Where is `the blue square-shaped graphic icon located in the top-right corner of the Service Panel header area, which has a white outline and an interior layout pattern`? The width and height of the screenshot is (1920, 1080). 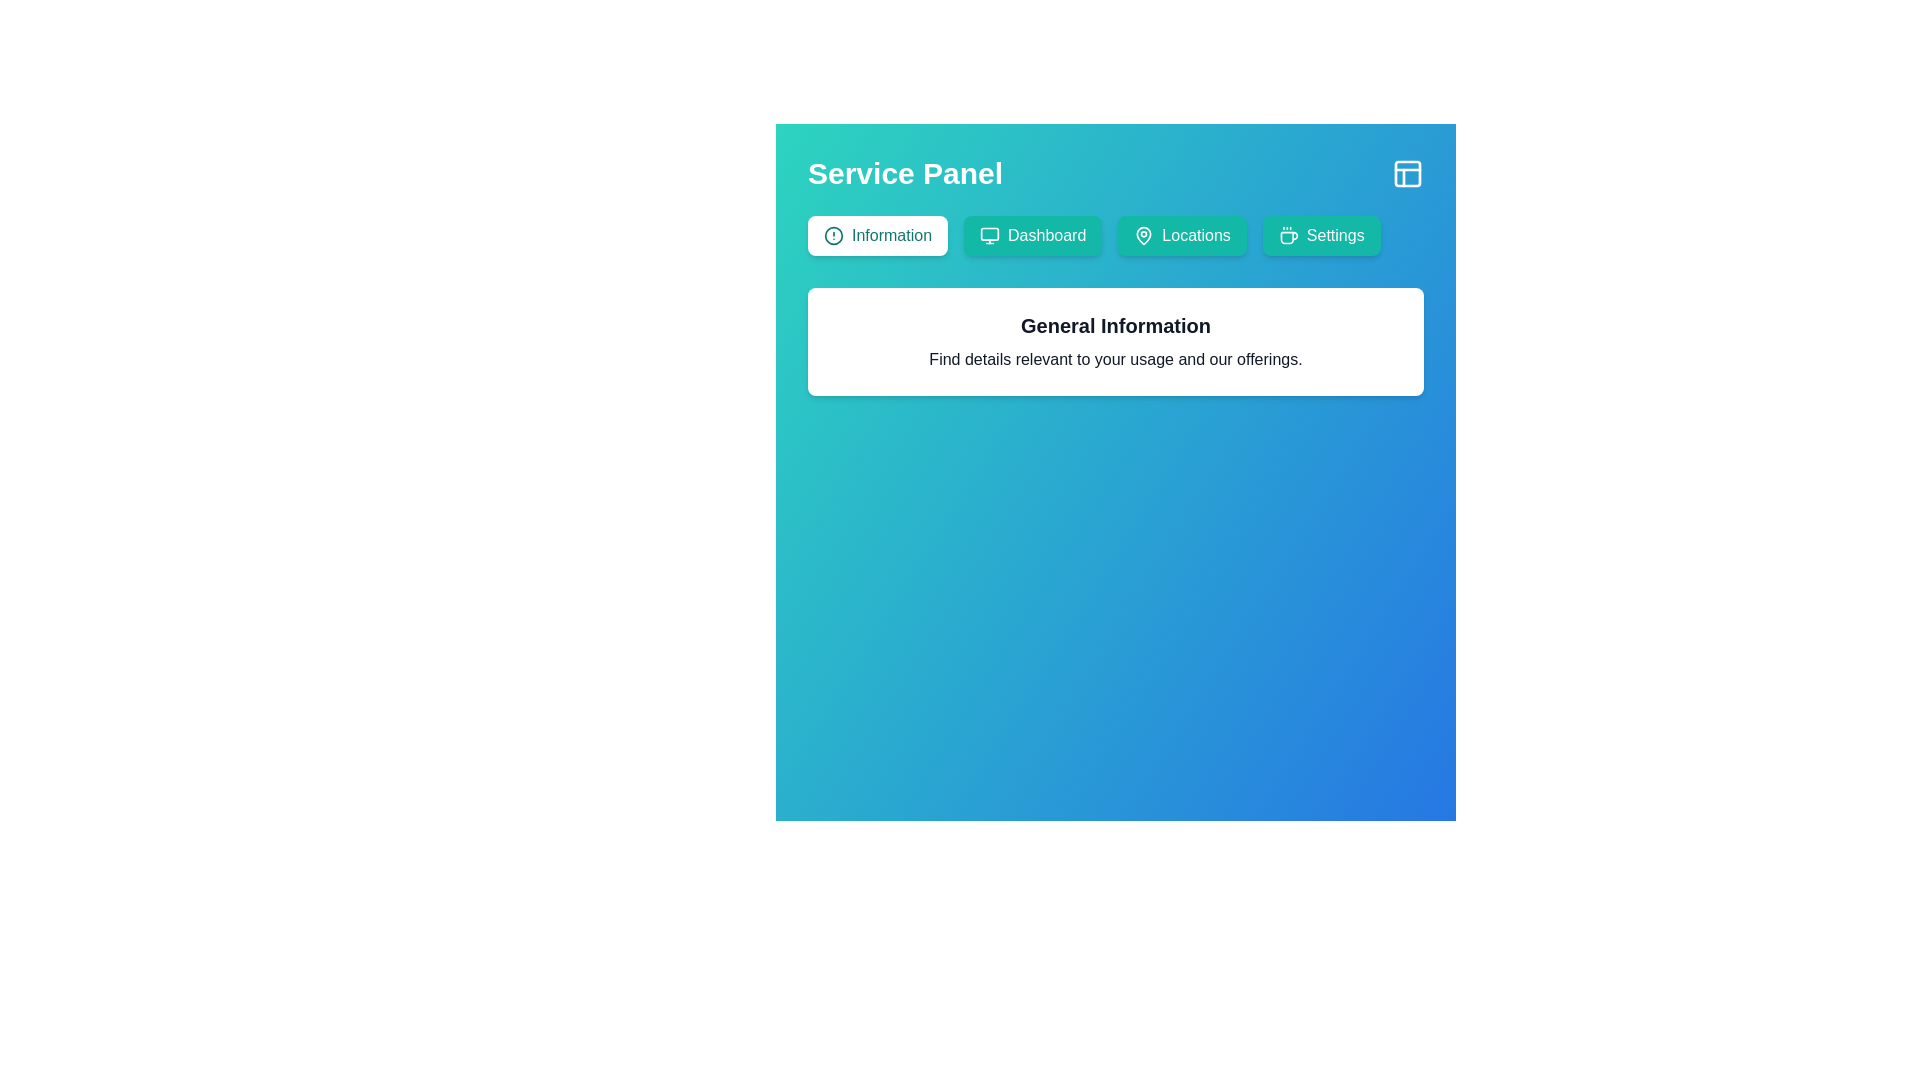 the blue square-shaped graphic icon located in the top-right corner of the Service Panel header area, which has a white outline and an interior layout pattern is located at coordinates (1406, 172).